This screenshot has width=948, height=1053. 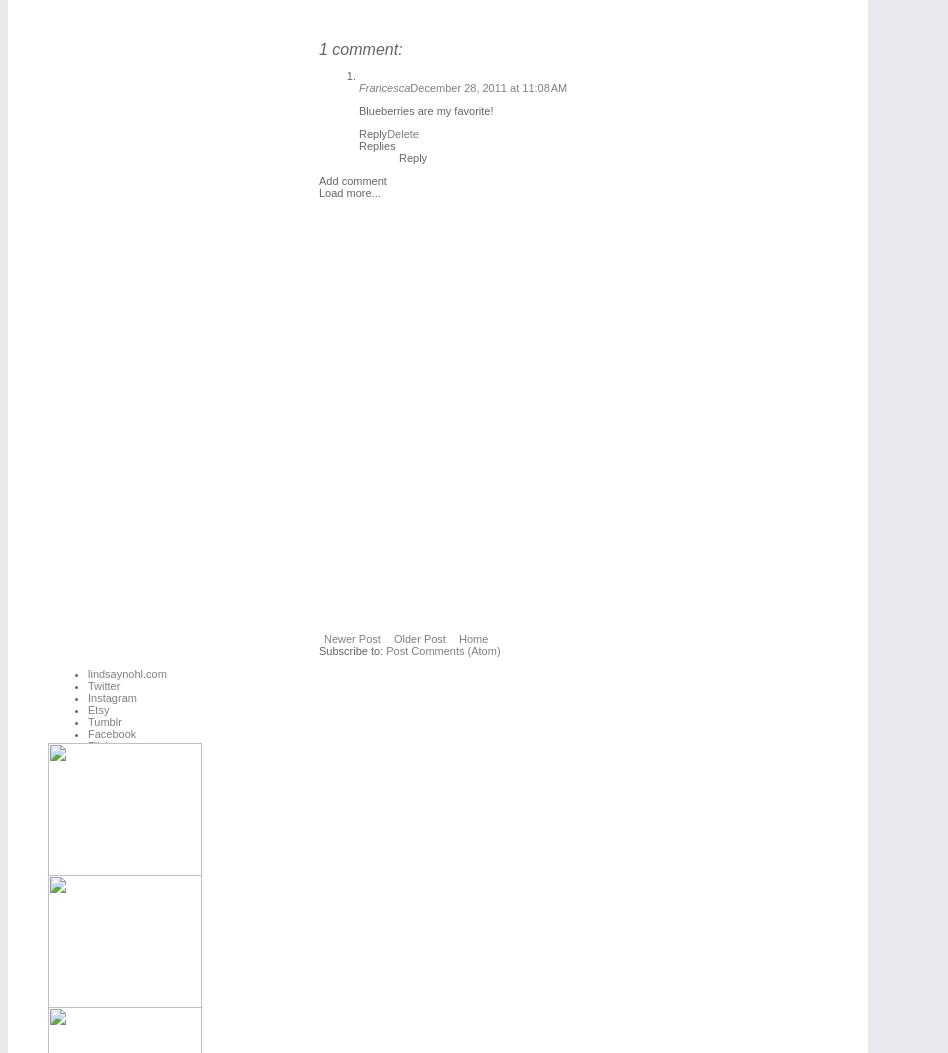 I want to click on '1 comment:', so click(x=359, y=48).